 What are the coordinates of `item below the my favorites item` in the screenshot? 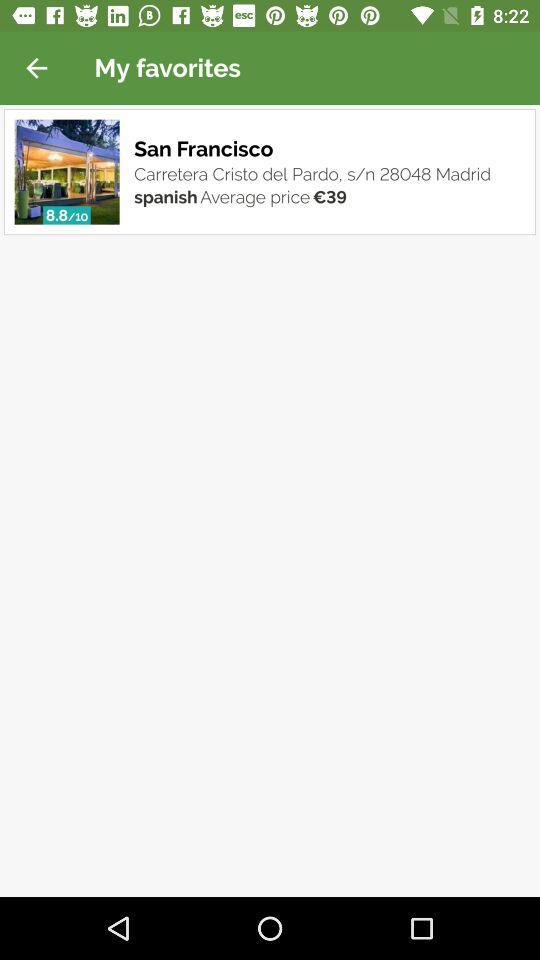 It's located at (205, 148).